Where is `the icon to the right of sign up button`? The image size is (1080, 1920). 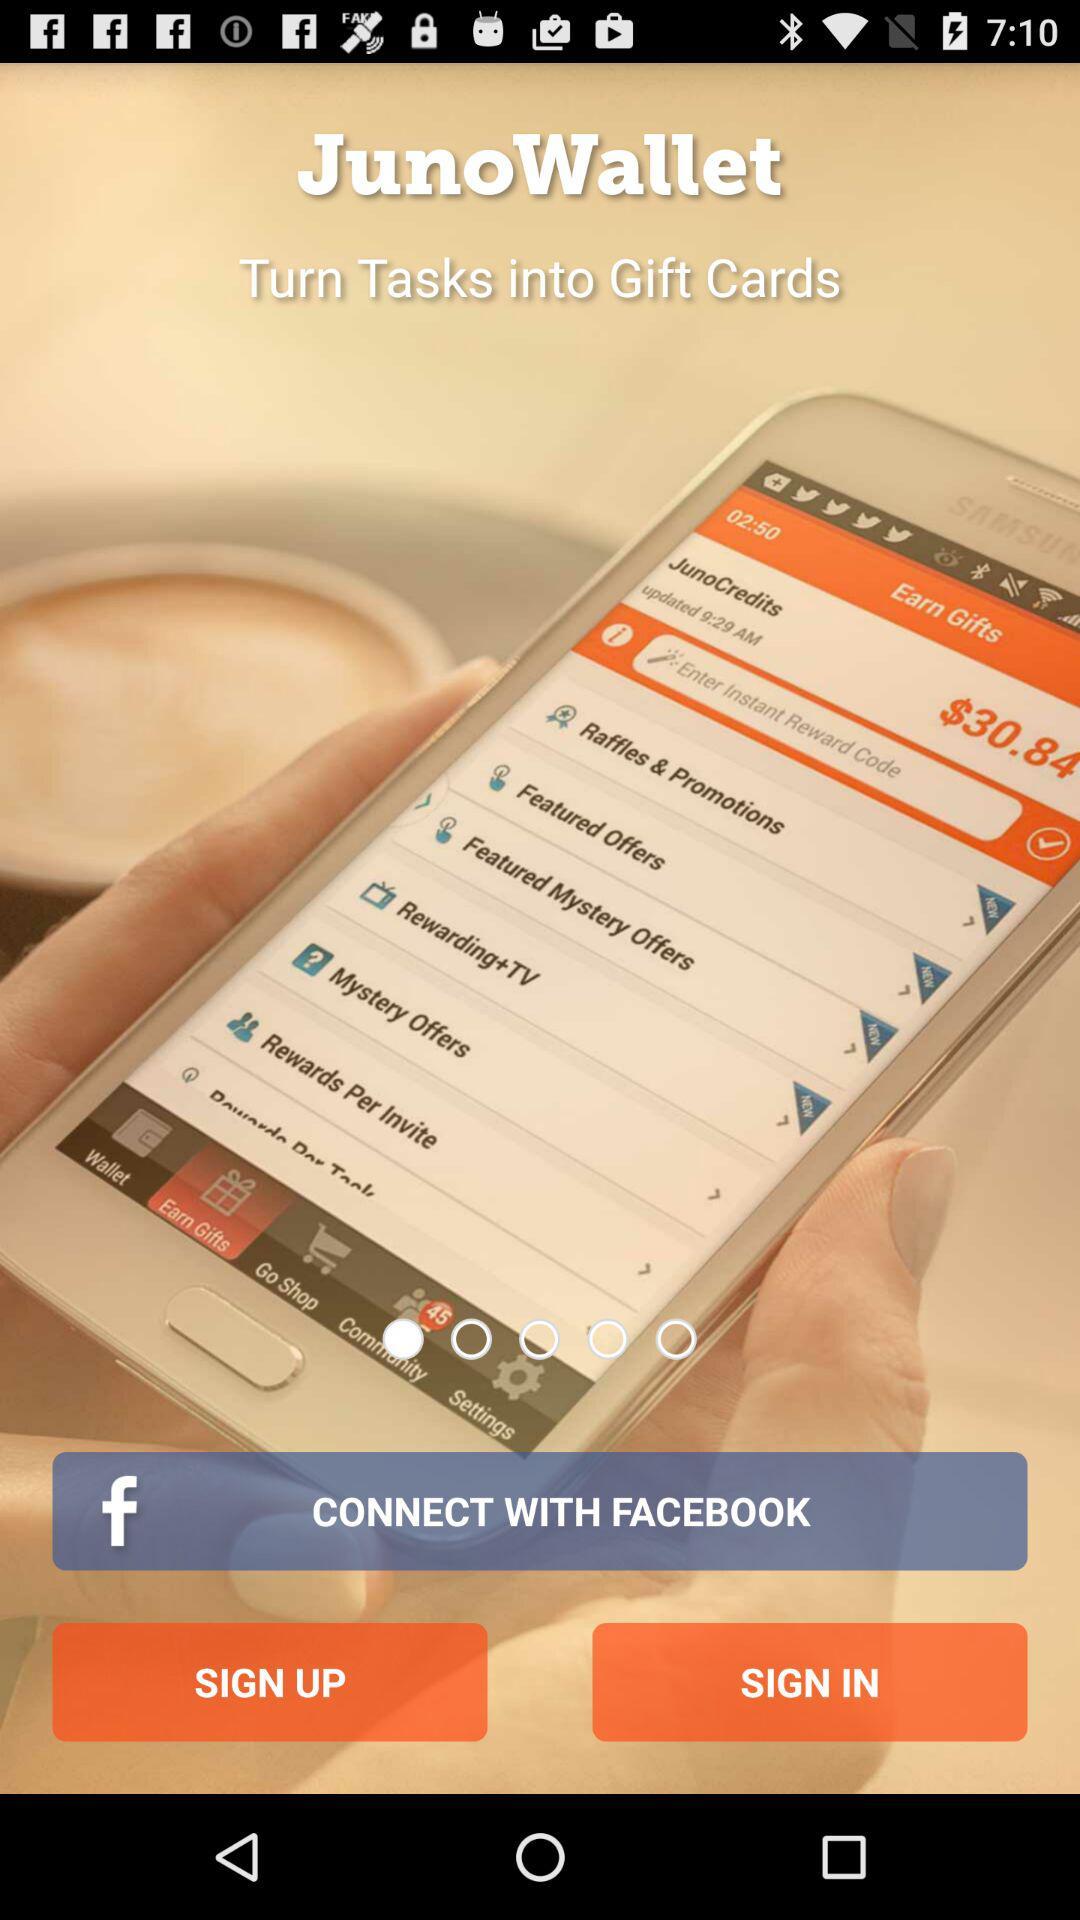
the icon to the right of sign up button is located at coordinates (810, 1681).